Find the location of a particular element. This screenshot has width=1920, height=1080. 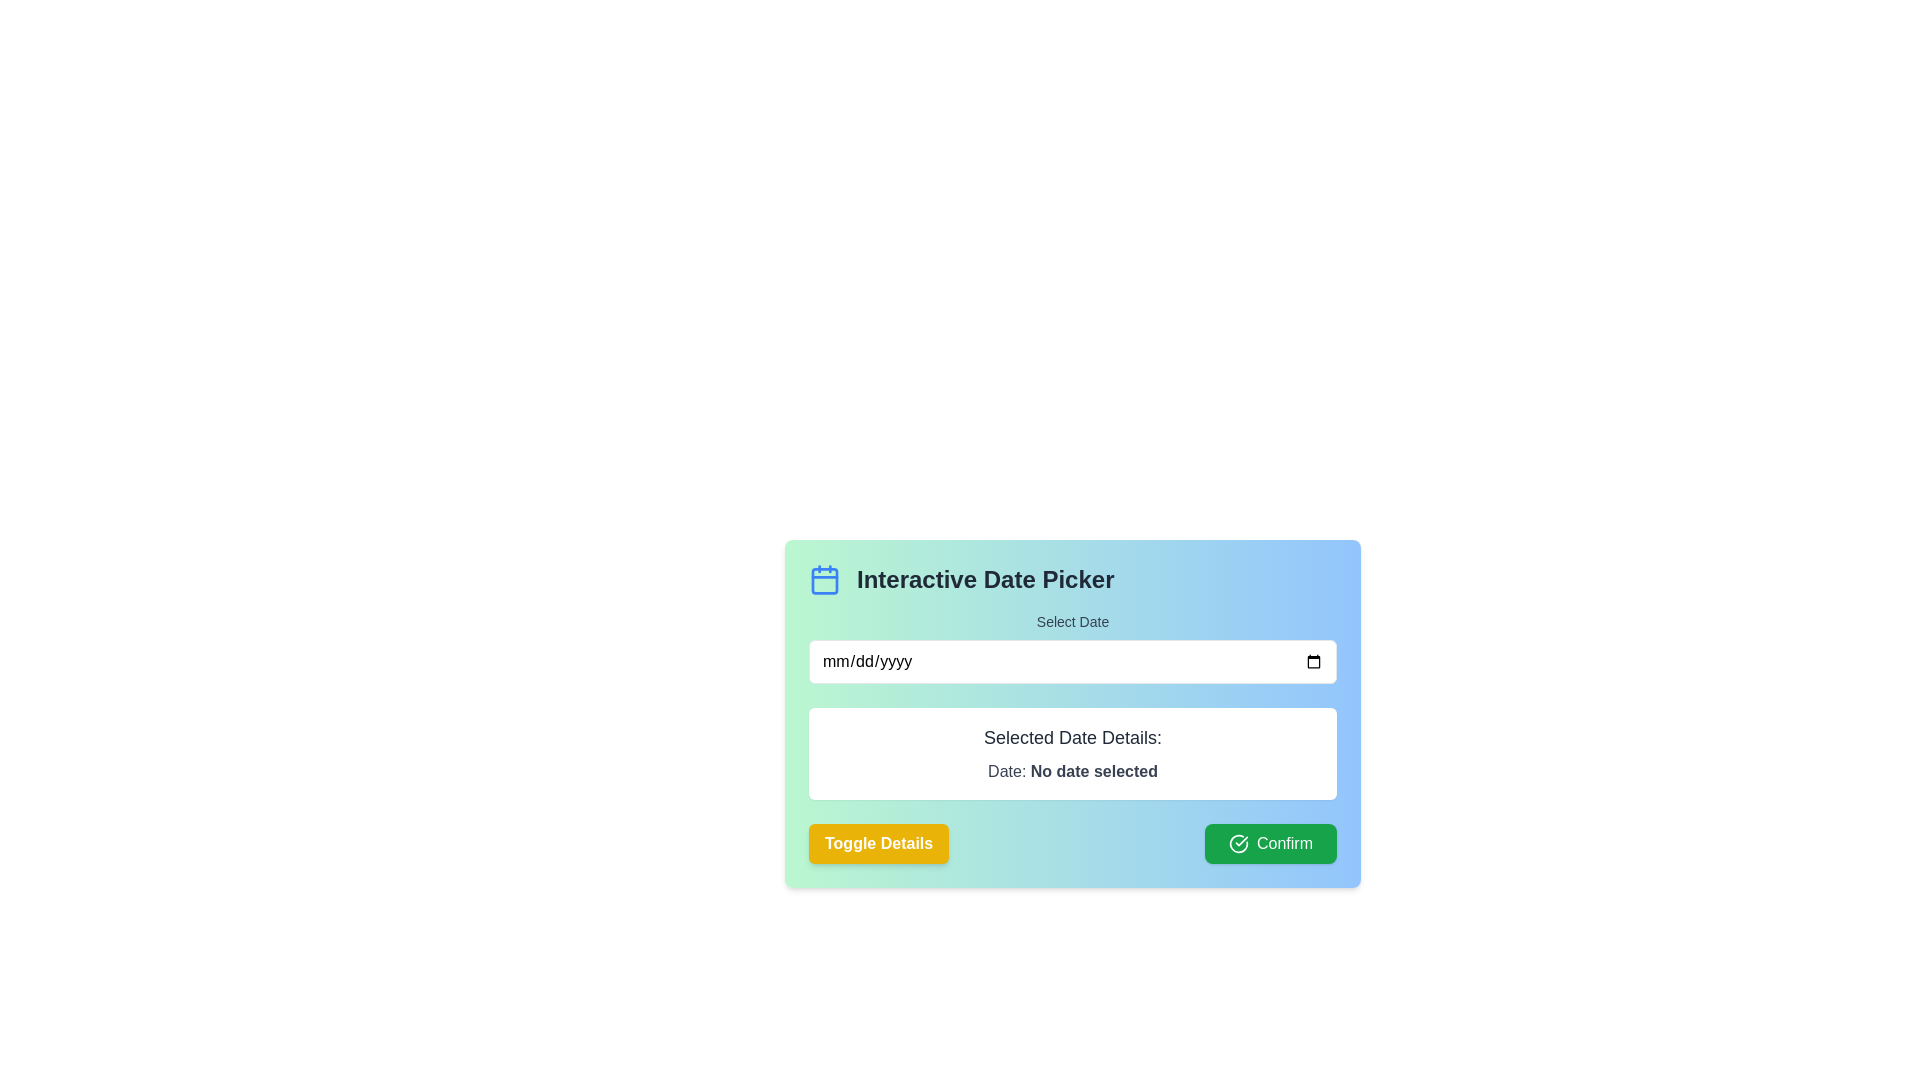

the Text Label displaying 'No date selected' in bold dark gray font, located within the 'Selected Date Details' panel is located at coordinates (1093, 770).